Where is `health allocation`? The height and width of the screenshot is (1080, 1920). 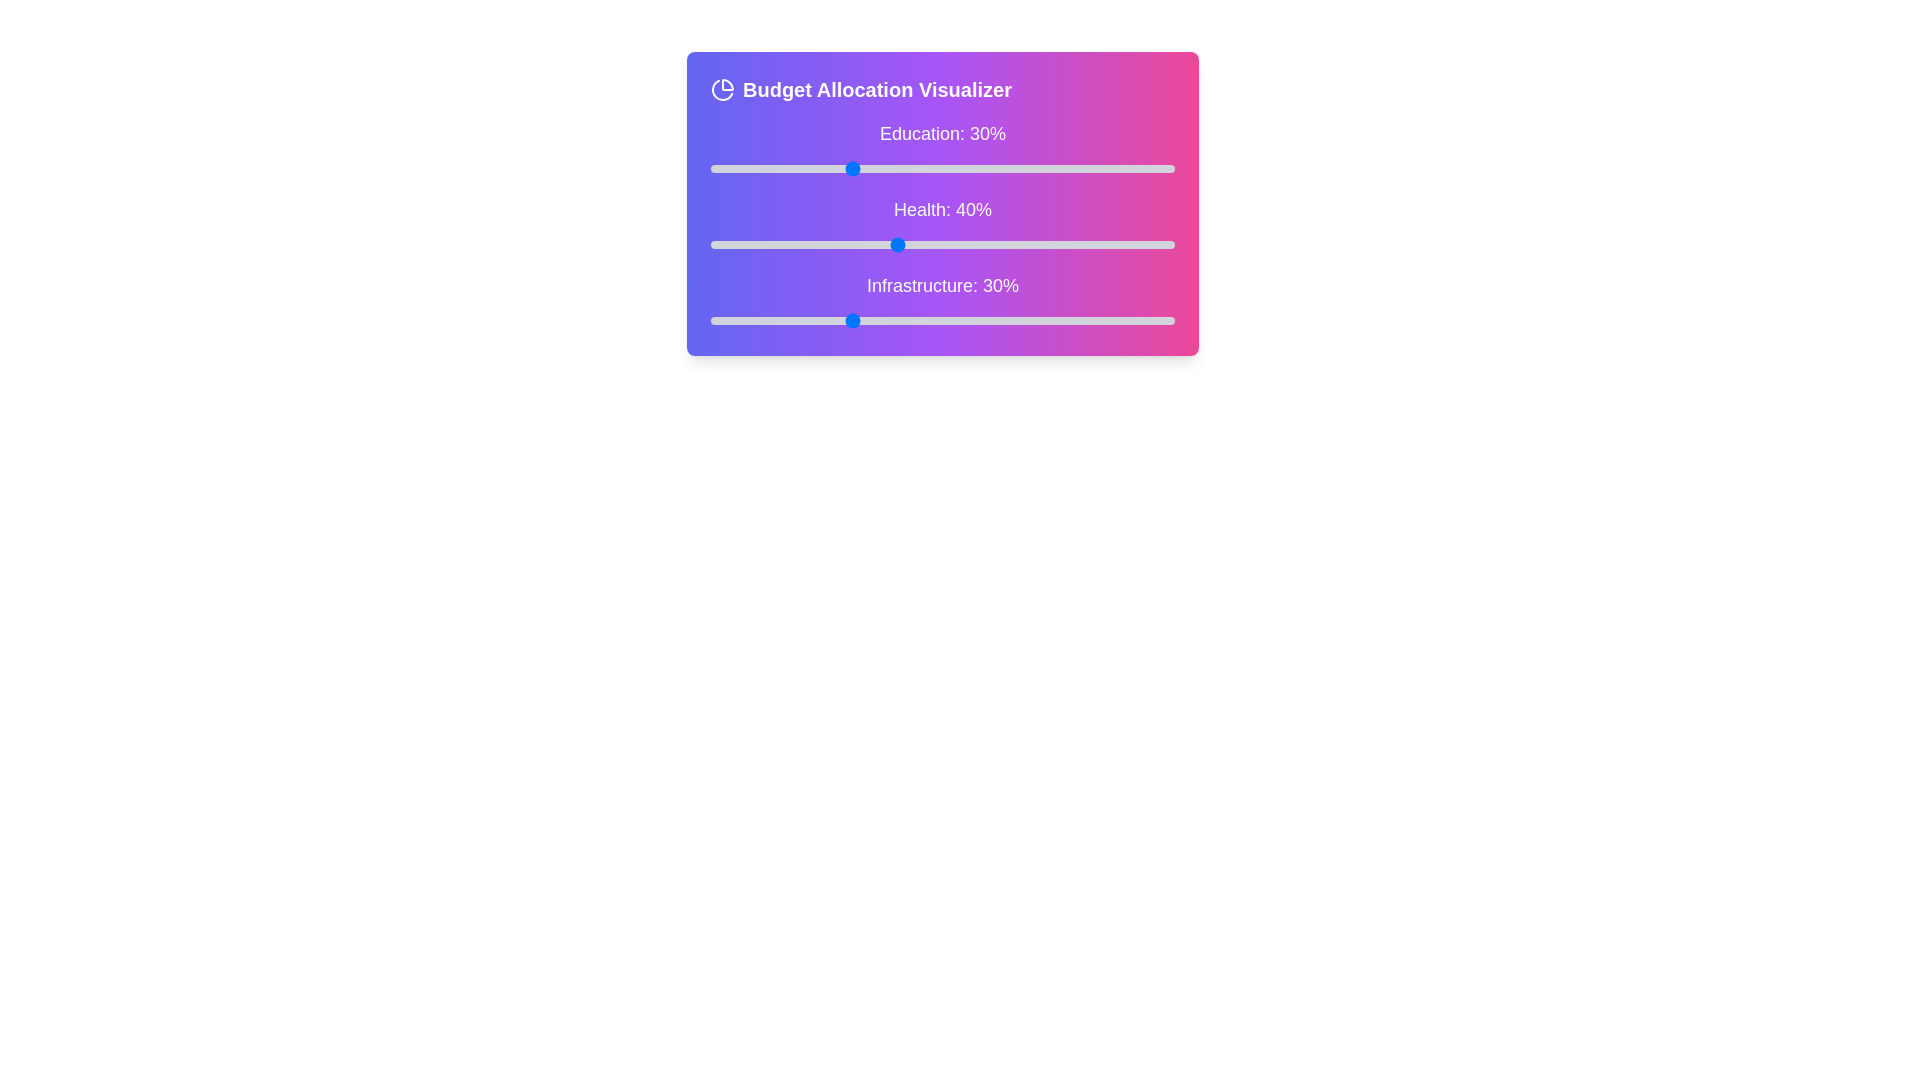 health allocation is located at coordinates (803, 244).